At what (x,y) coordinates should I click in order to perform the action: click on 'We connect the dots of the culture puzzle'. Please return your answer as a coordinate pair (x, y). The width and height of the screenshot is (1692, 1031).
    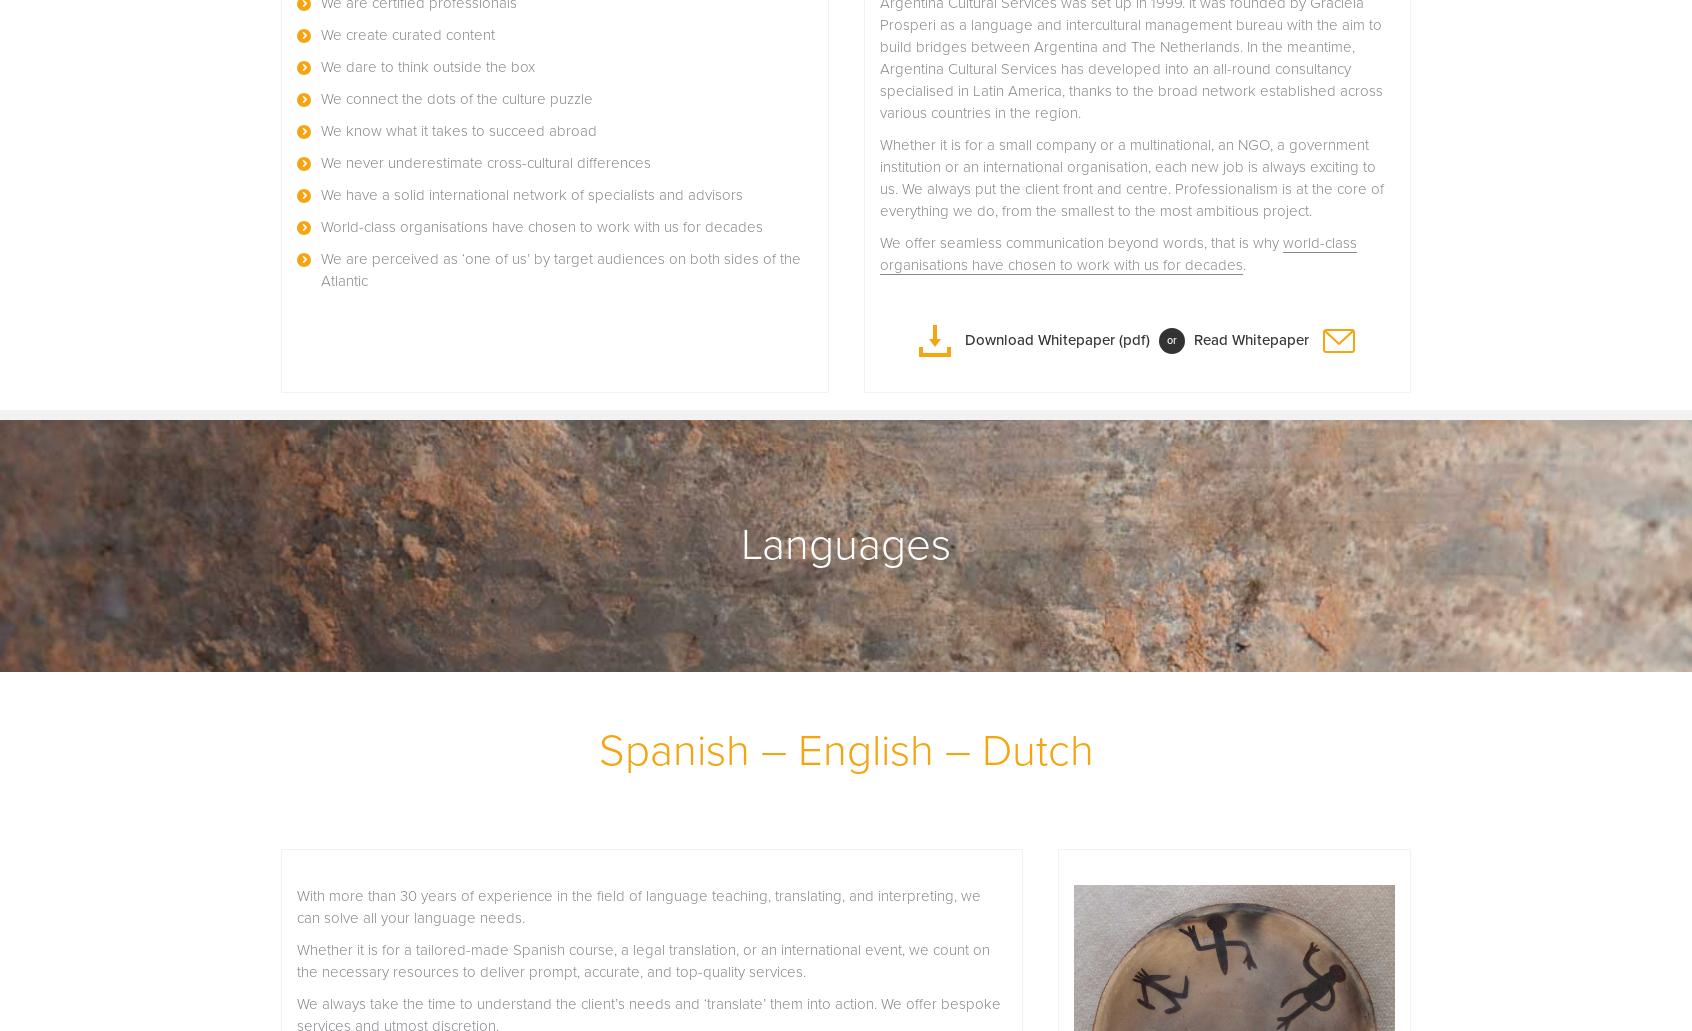
    Looking at the image, I should click on (456, 98).